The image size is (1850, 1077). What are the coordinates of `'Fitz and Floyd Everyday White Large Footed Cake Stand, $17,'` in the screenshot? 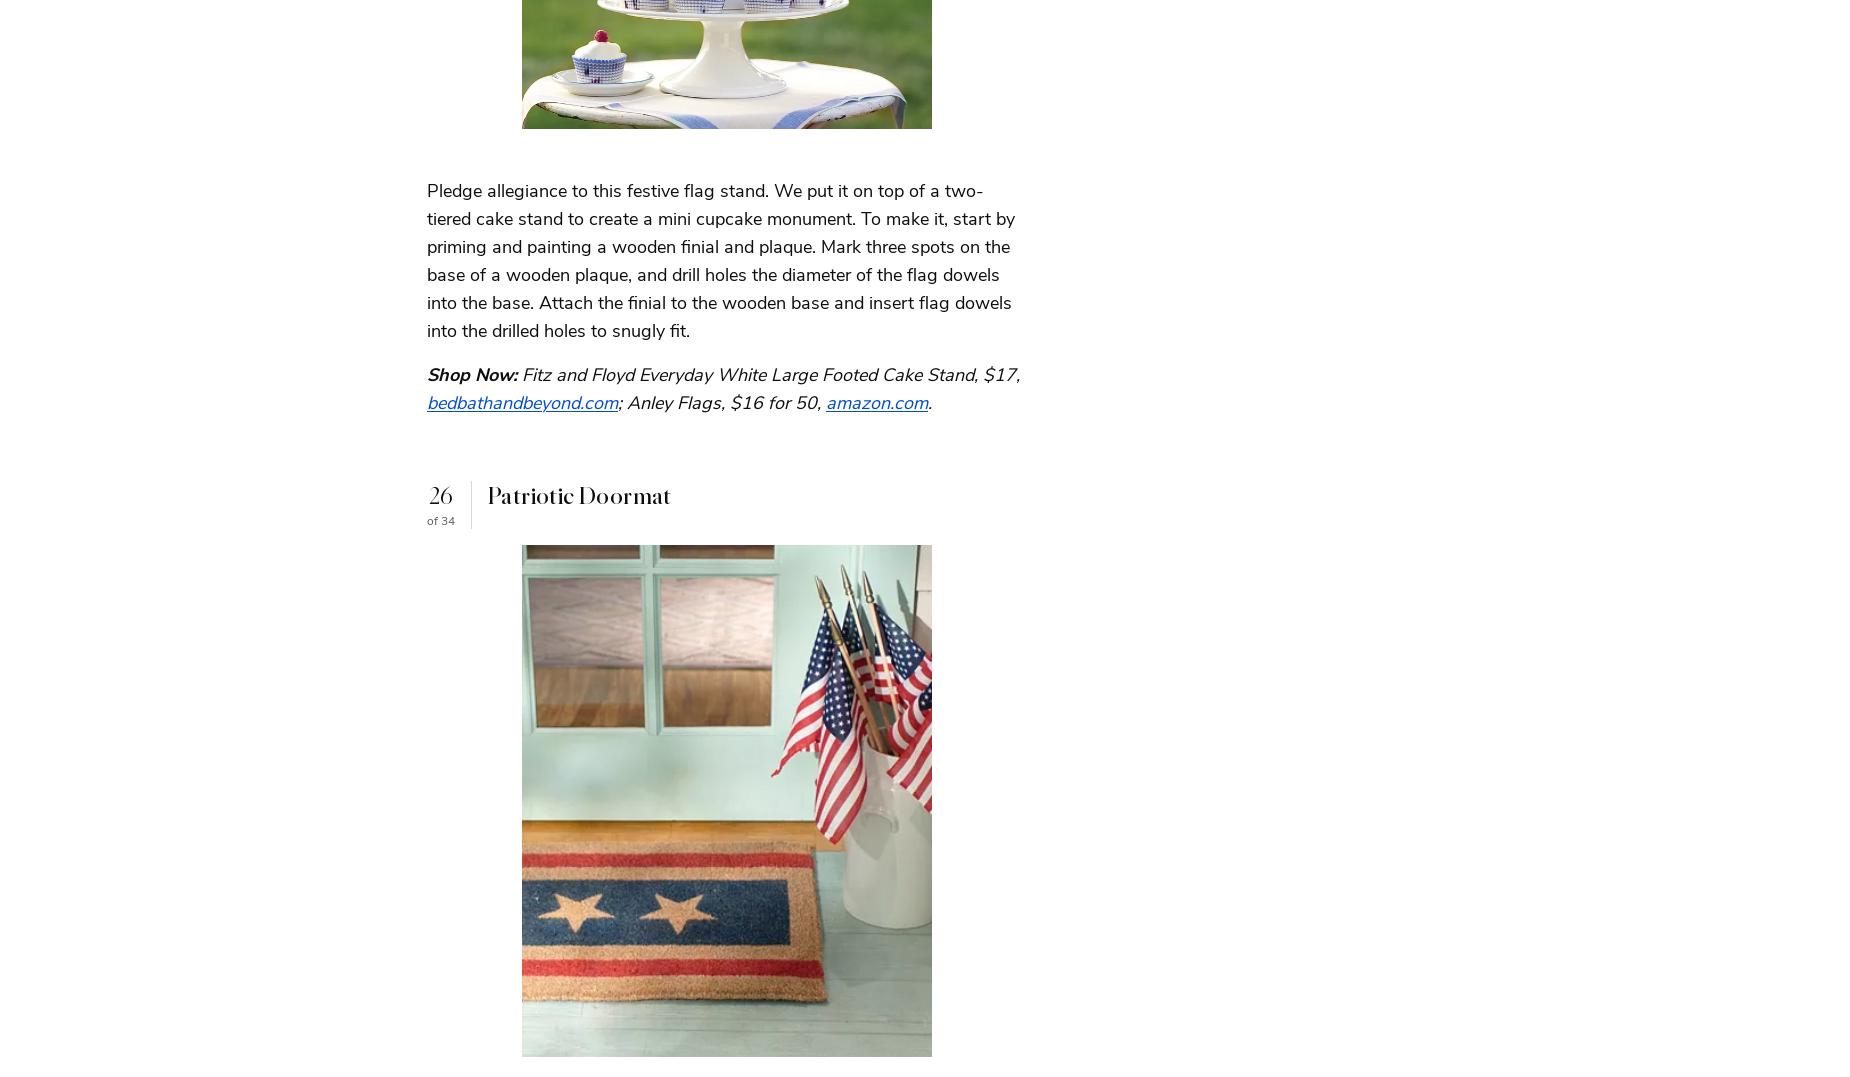 It's located at (771, 374).